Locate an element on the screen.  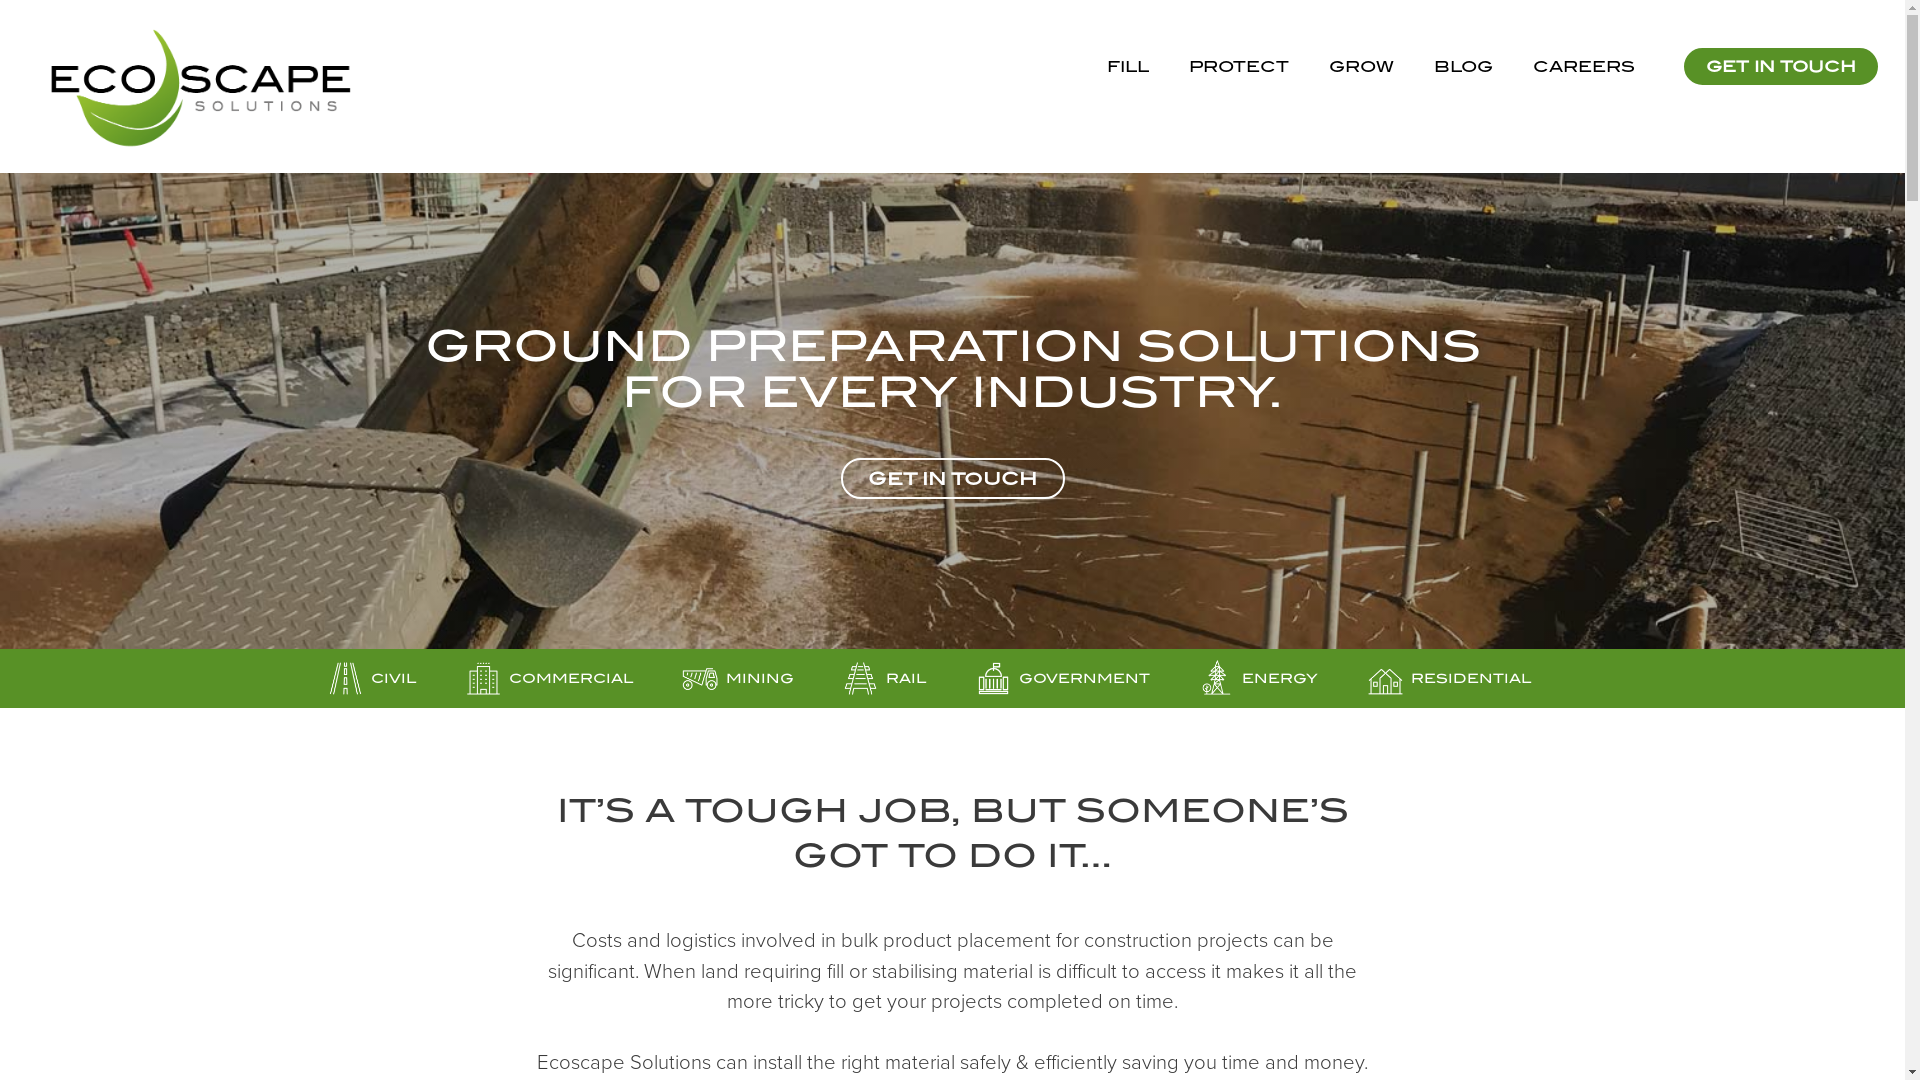
'GROW' is located at coordinates (1360, 65).